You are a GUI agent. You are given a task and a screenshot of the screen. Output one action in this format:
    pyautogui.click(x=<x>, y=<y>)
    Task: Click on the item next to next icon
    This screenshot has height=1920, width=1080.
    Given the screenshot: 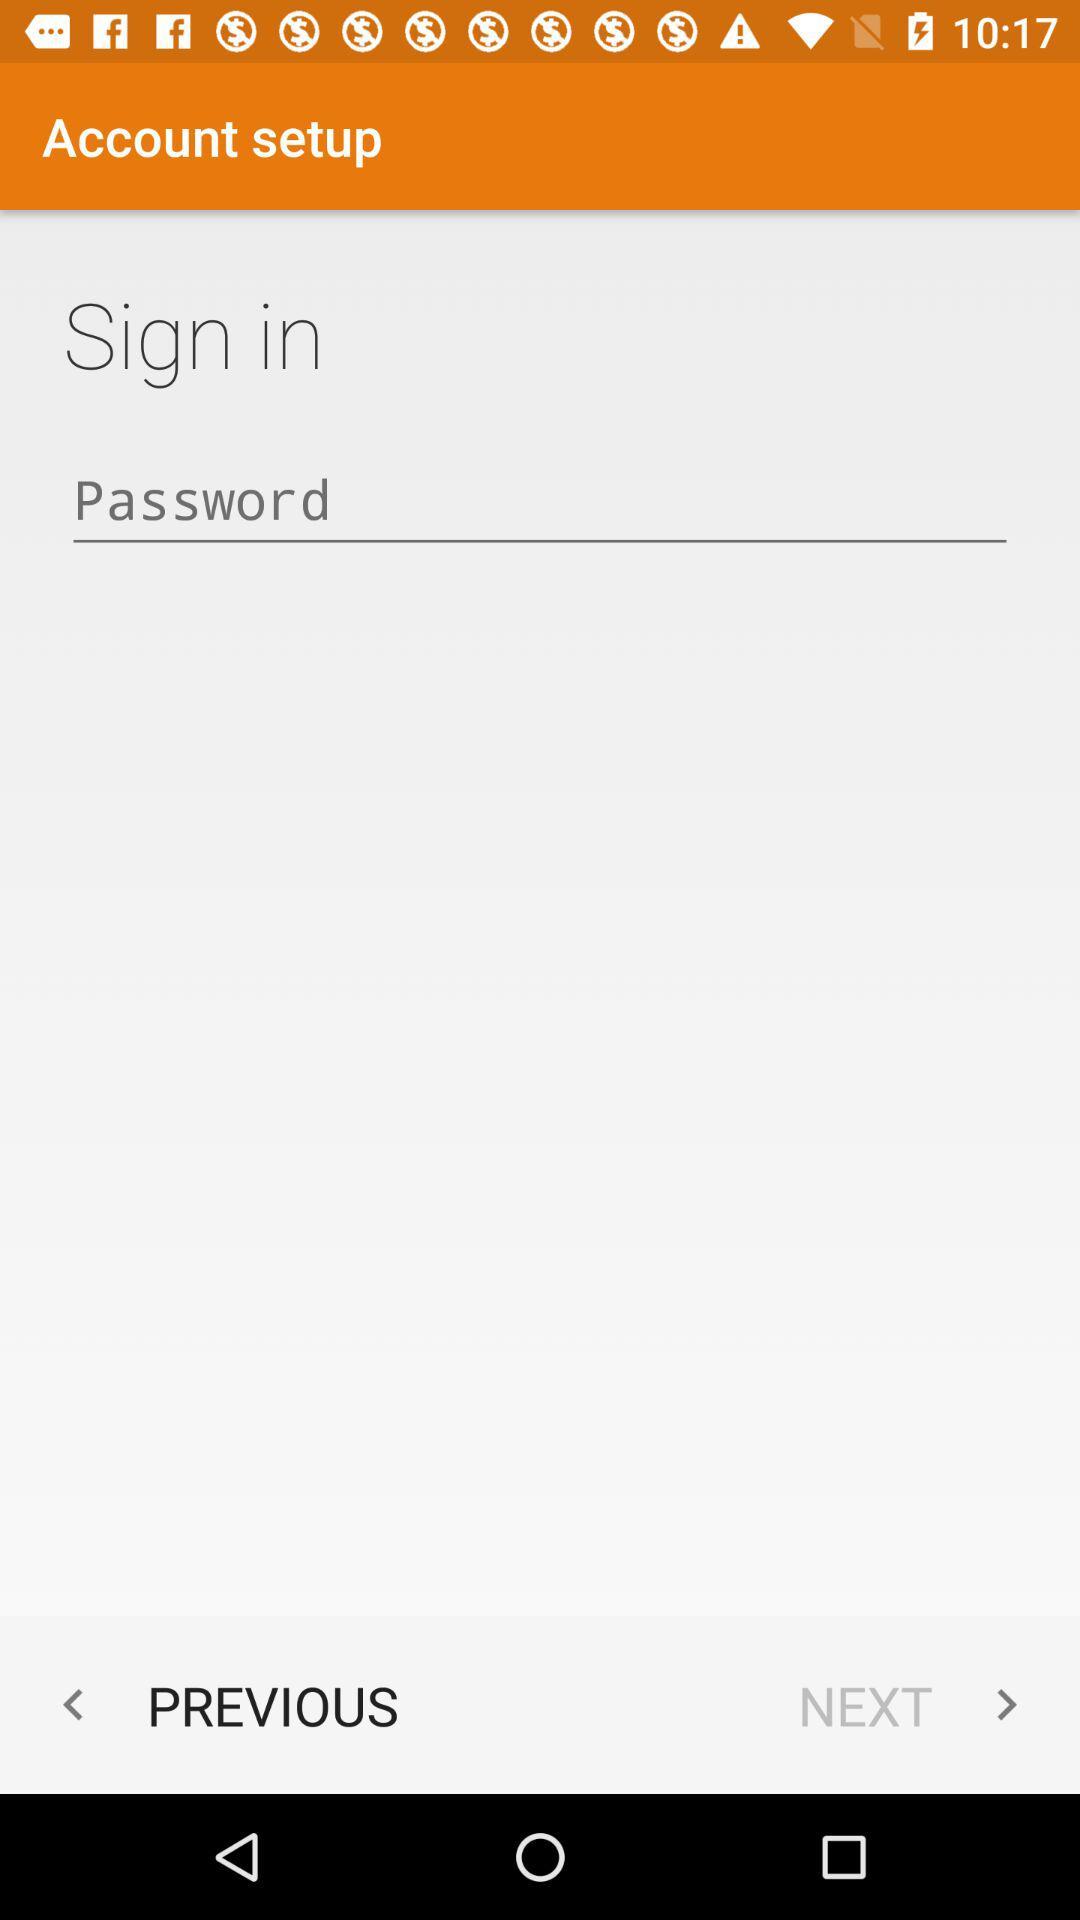 What is the action you would take?
    pyautogui.click(x=220, y=1704)
    